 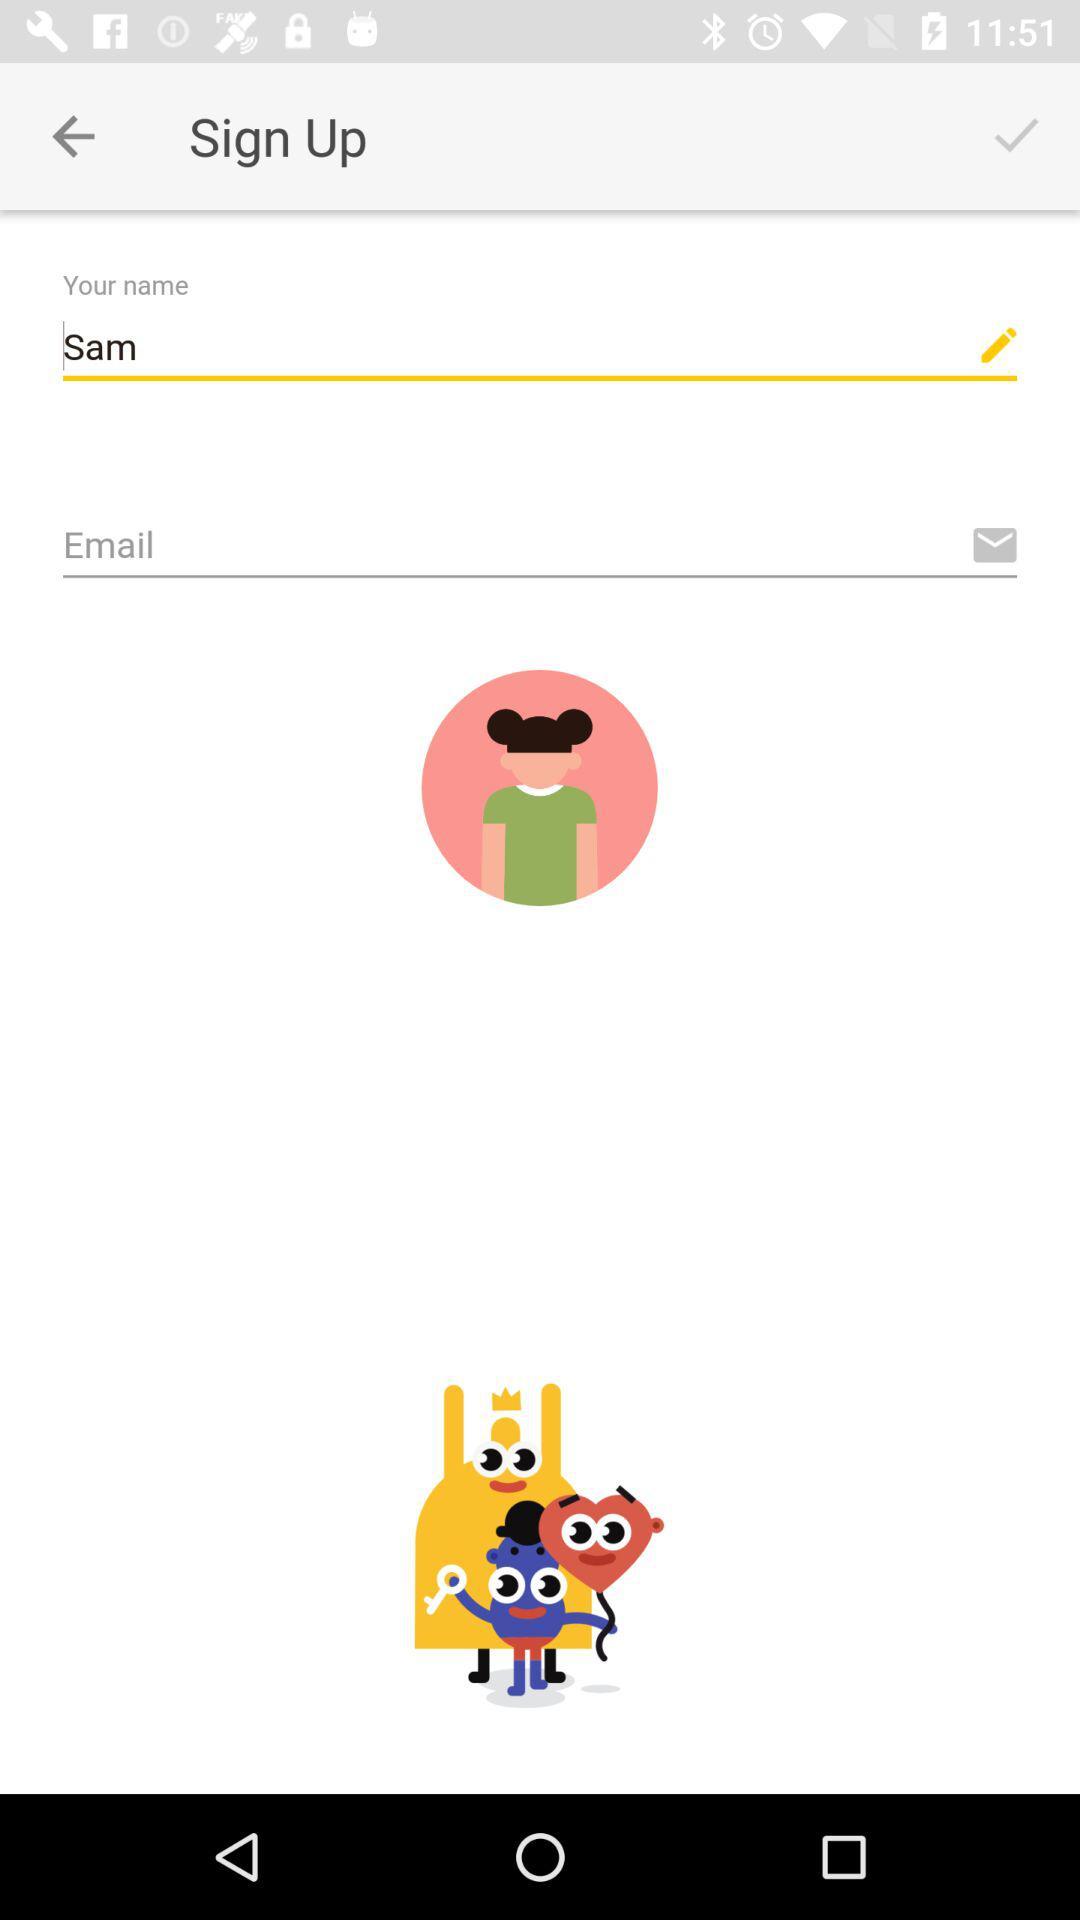 What do you see at coordinates (540, 546) in the screenshot?
I see `email` at bounding box center [540, 546].